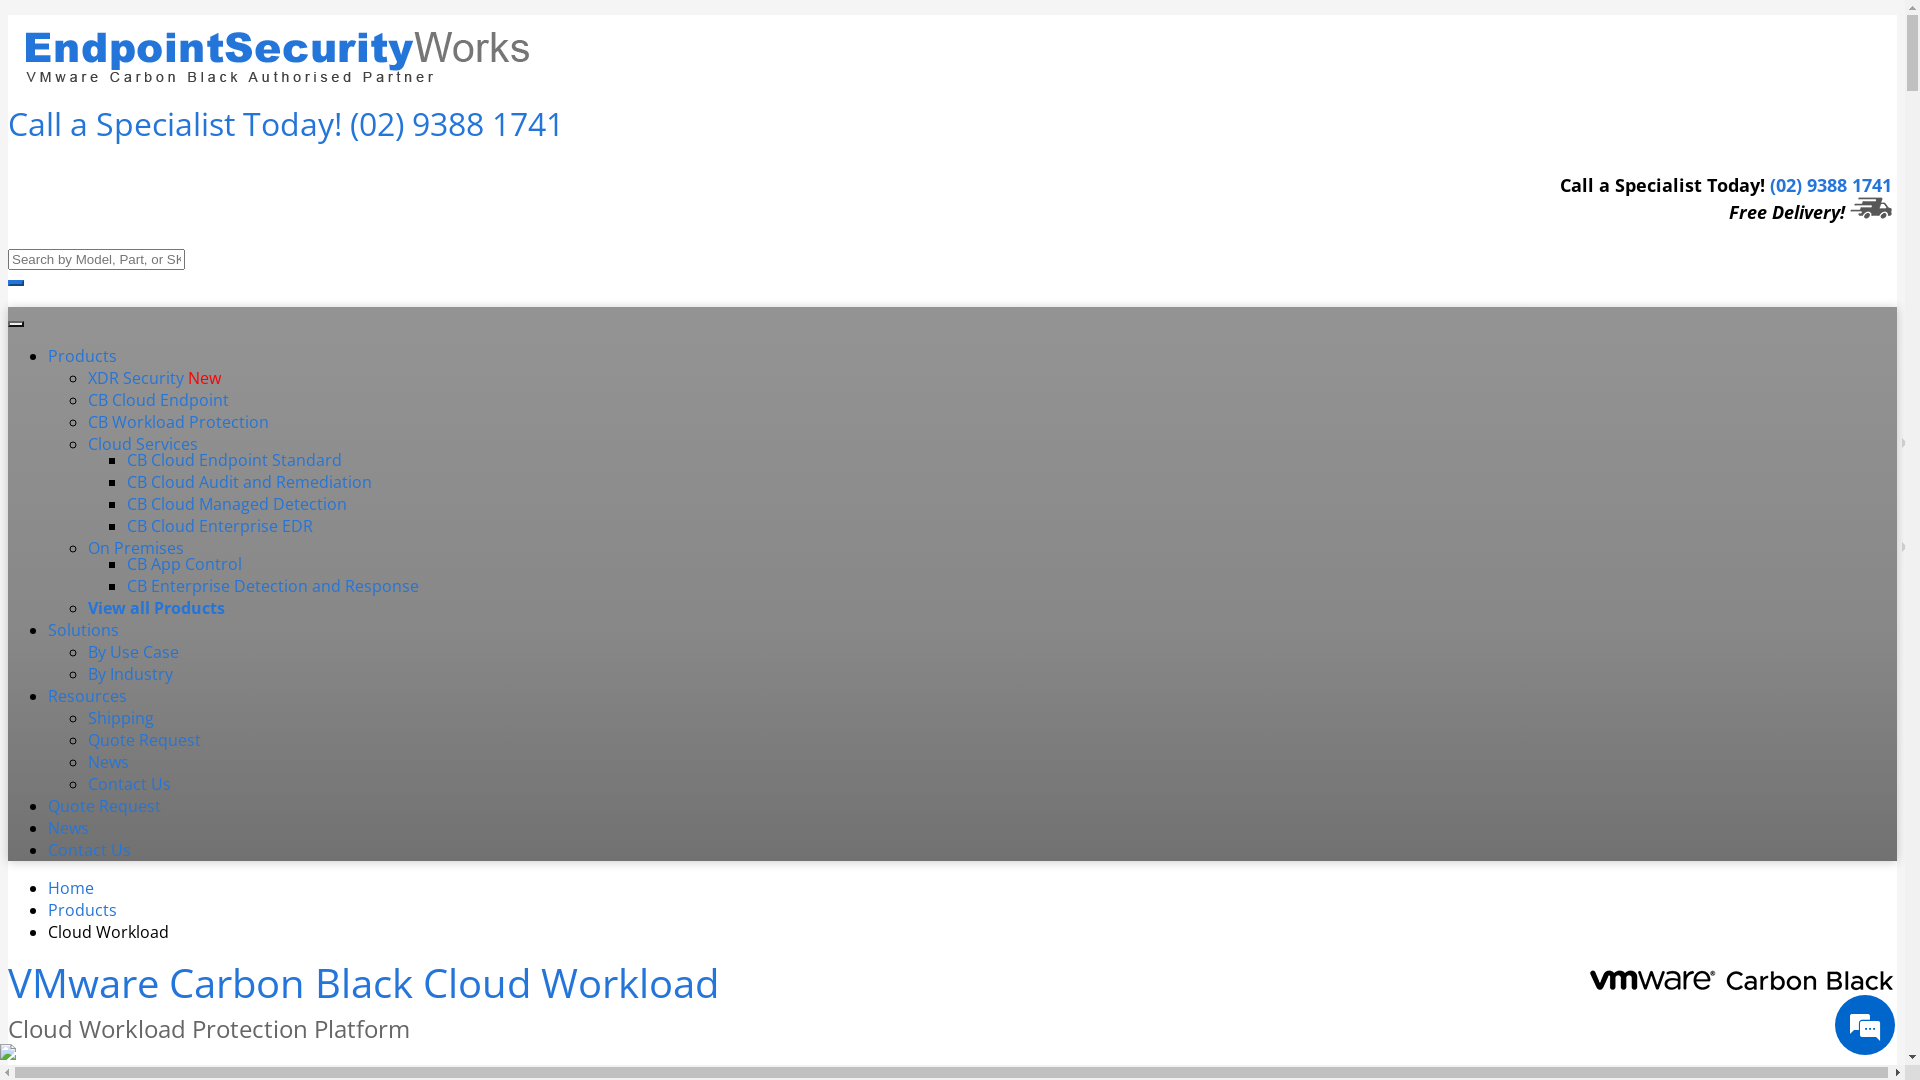 This screenshot has height=1080, width=1920. What do you see at coordinates (86, 762) in the screenshot?
I see `'News'` at bounding box center [86, 762].